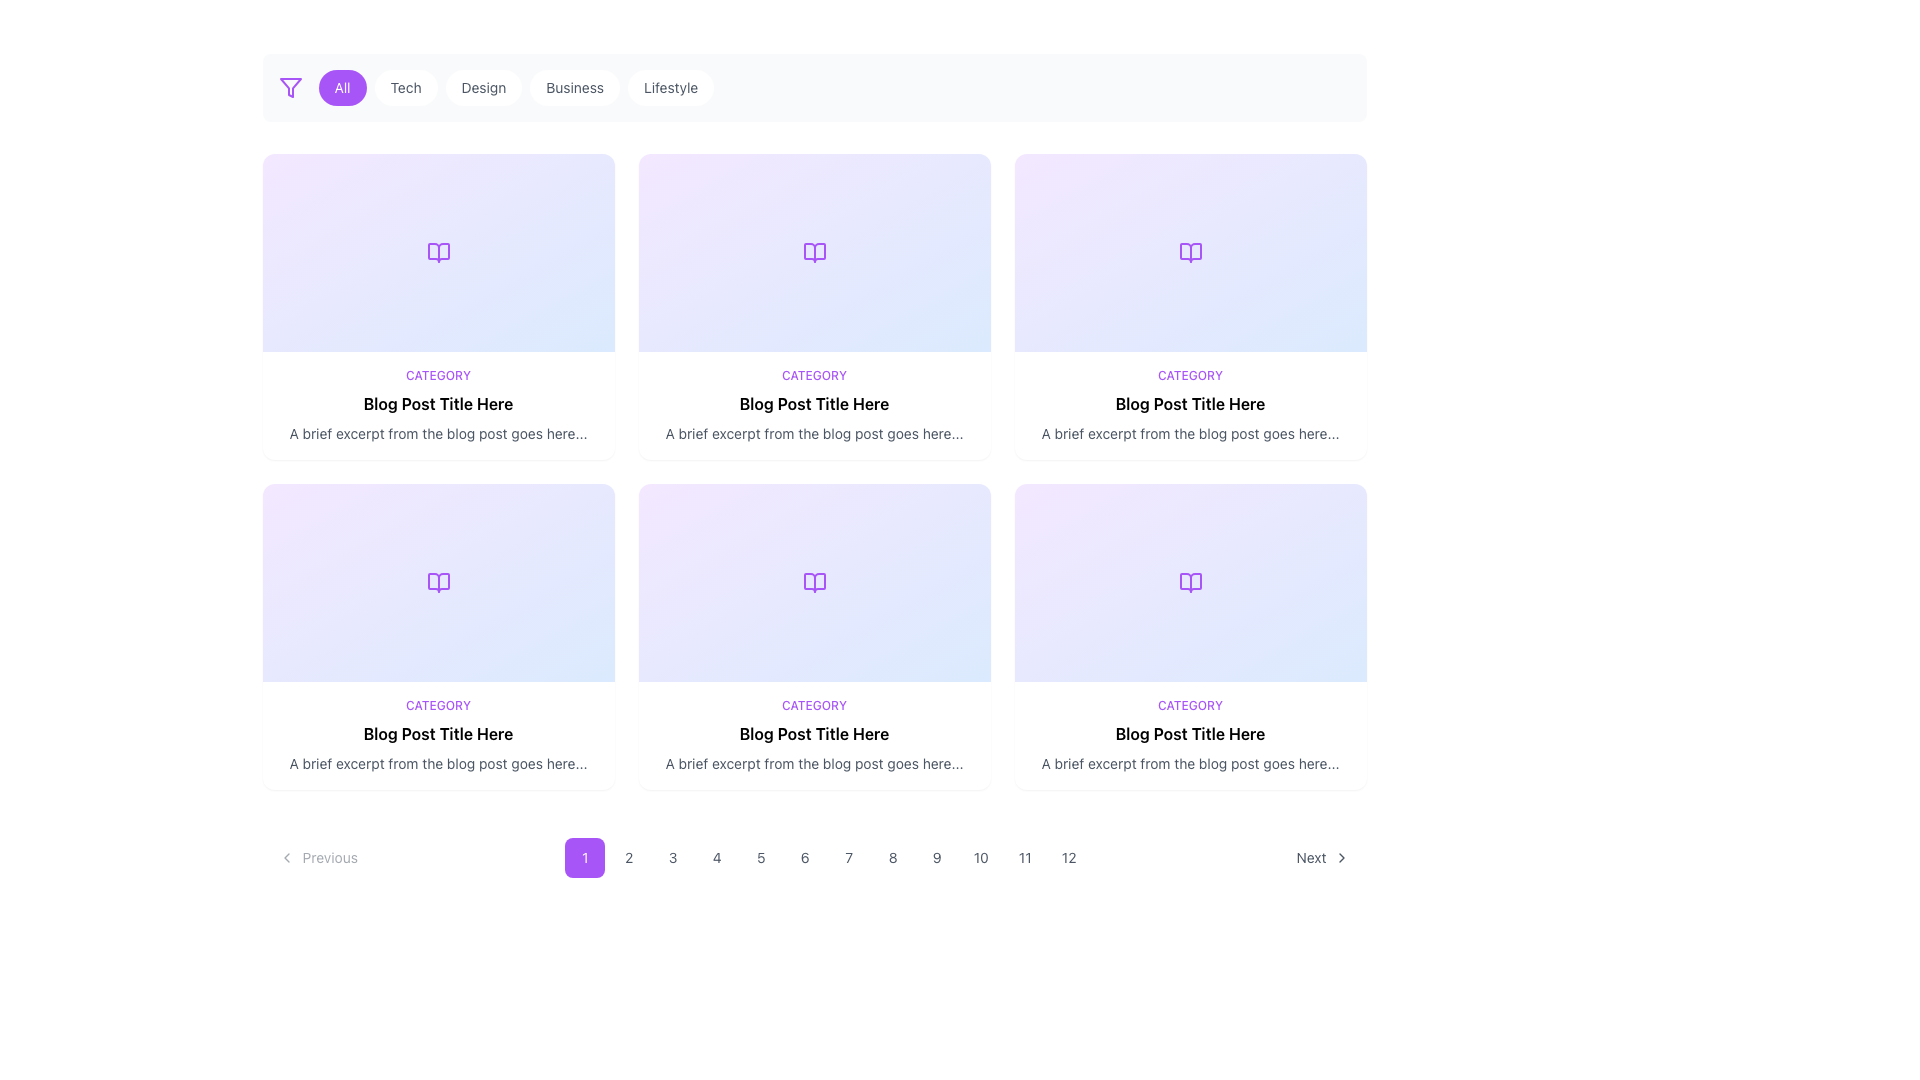  Describe the element at coordinates (437, 375) in the screenshot. I see `text content of the label displaying 'CATEGORY', which is styled in purple, bold, small-sized font and positioned above the title text in the top section of the content card` at that location.